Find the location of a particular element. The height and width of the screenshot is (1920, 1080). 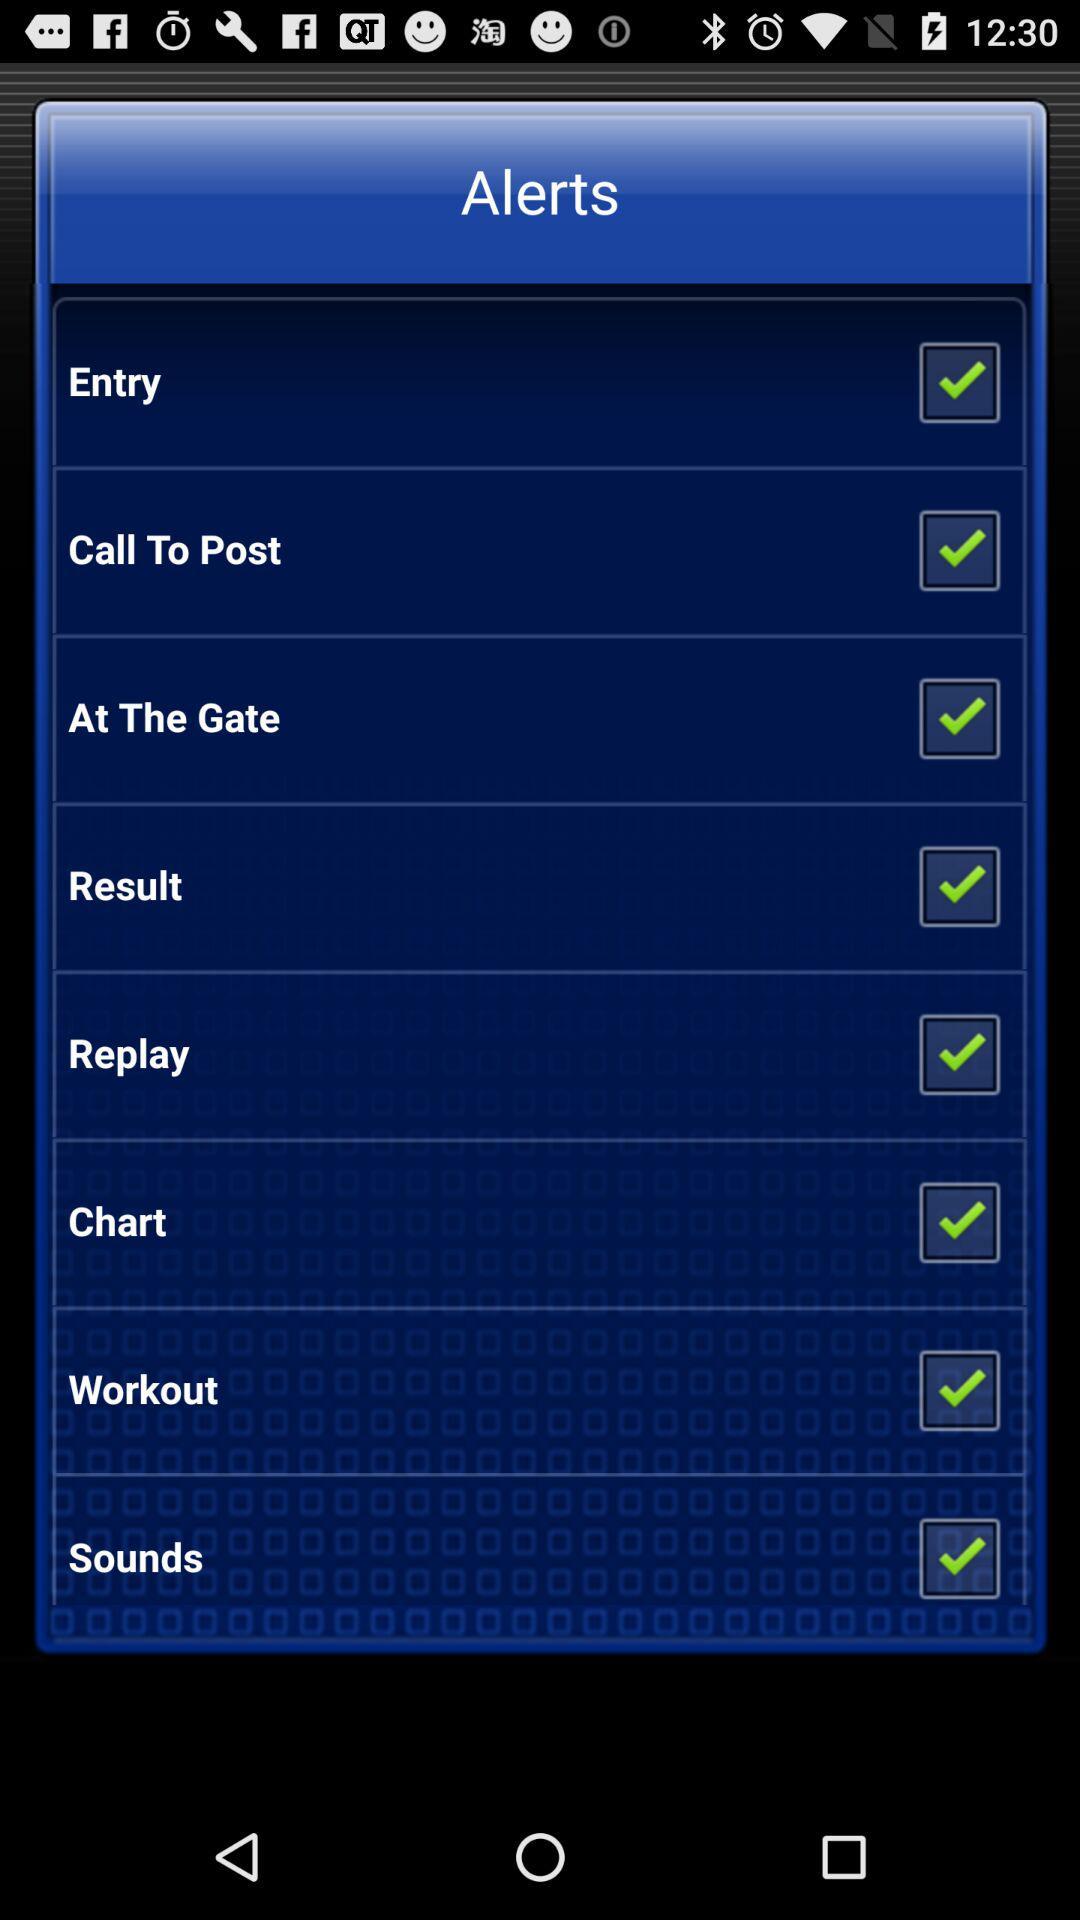

the app next to the entry icon is located at coordinates (957, 380).